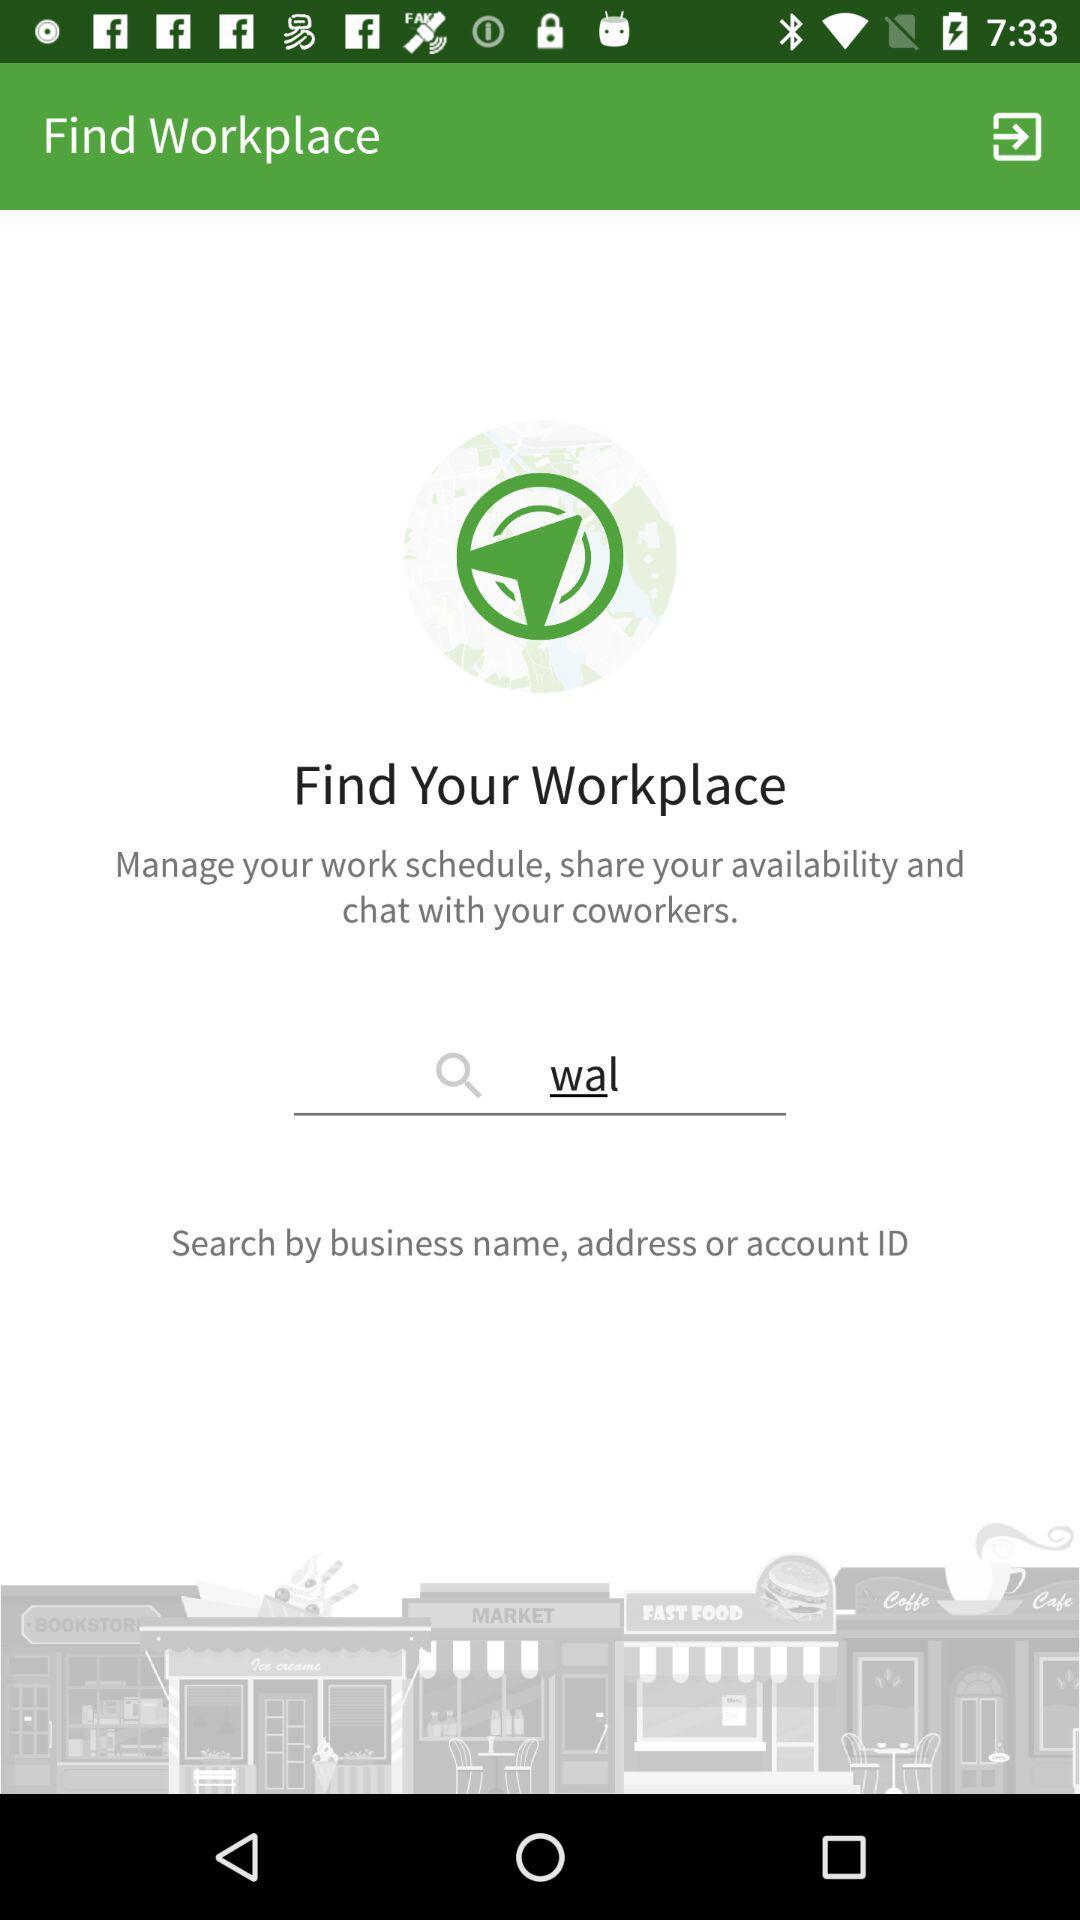 The height and width of the screenshot is (1920, 1080). What do you see at coordinates (1017, 135) in the screenshot?
I see `item to the right of the find workplace icon` at bounding box center [1017, 135].